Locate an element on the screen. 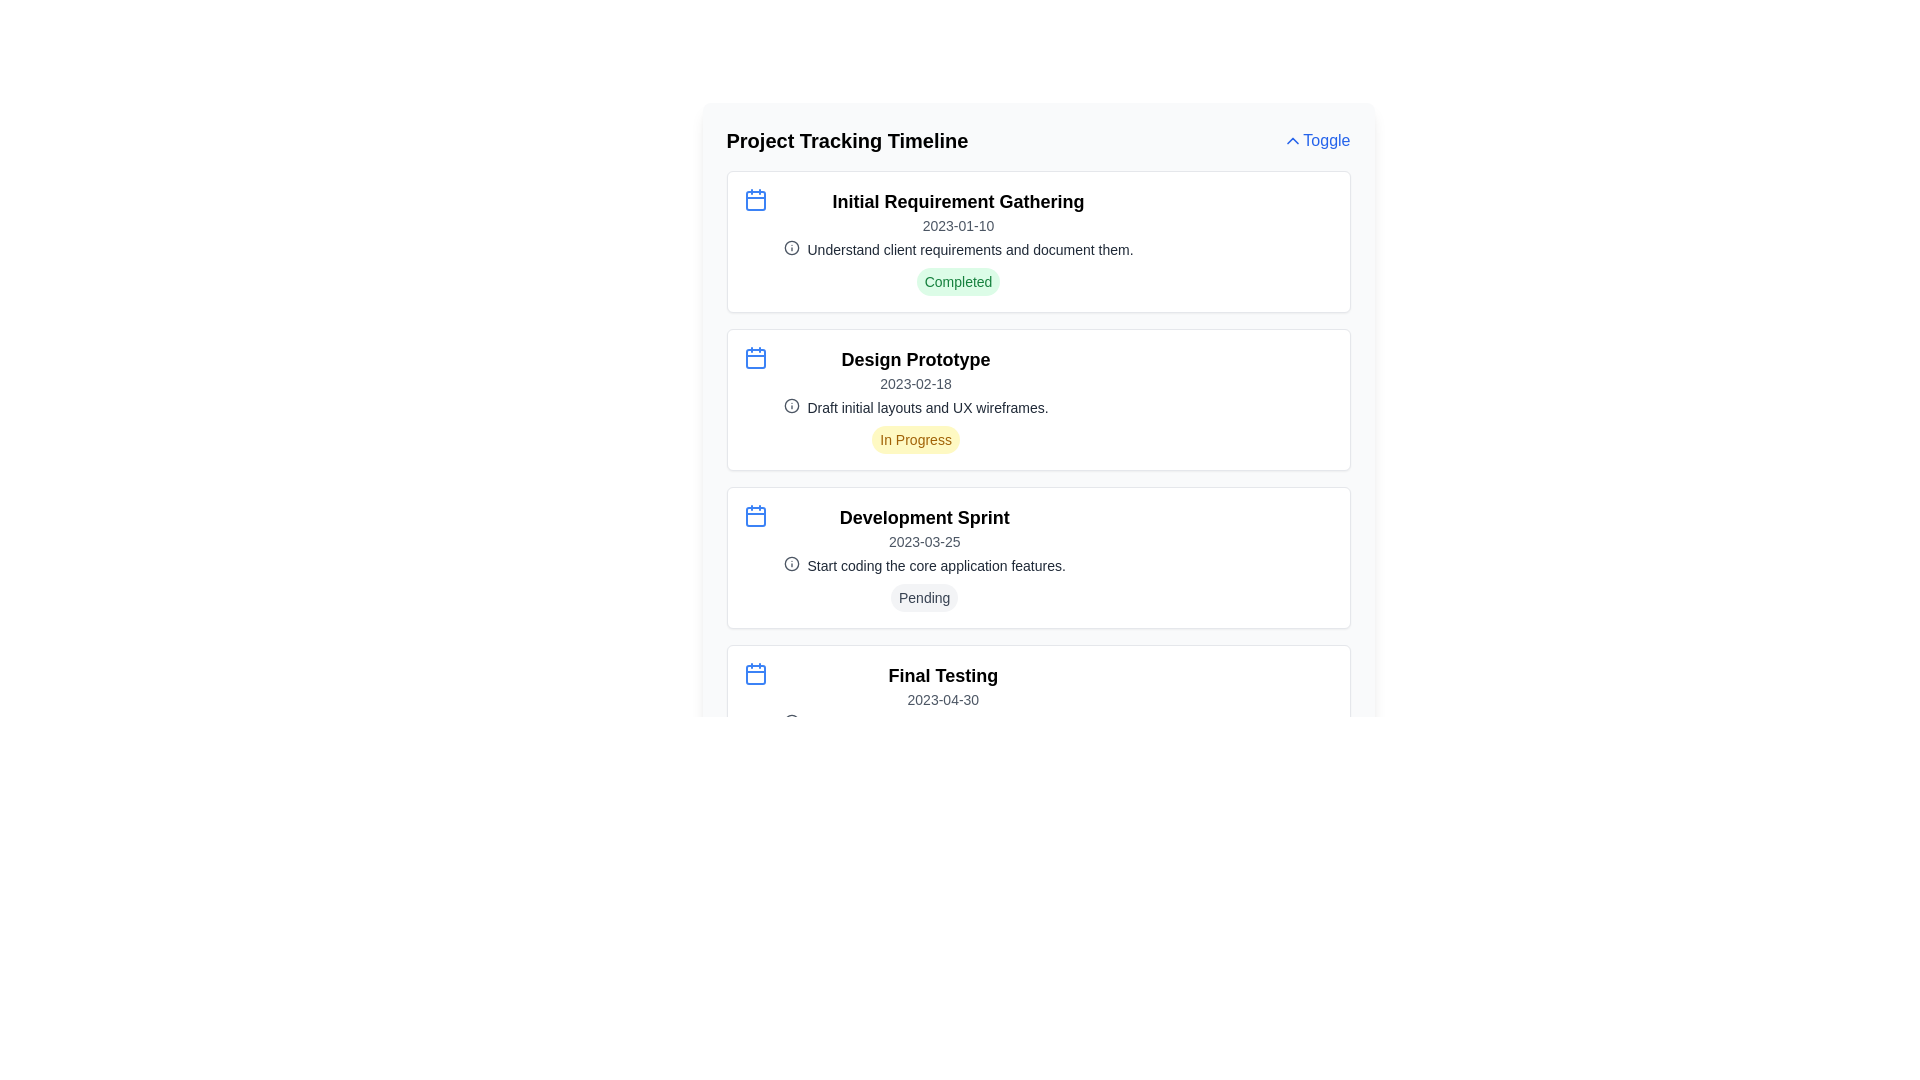 This screenshot has width=1920, height=1080. the Iconographic circle, which is a circular shape of radius 10 units, located next to the 'Design Prototype' section heading in the SVG graphic is located at coordinates (790, 246).